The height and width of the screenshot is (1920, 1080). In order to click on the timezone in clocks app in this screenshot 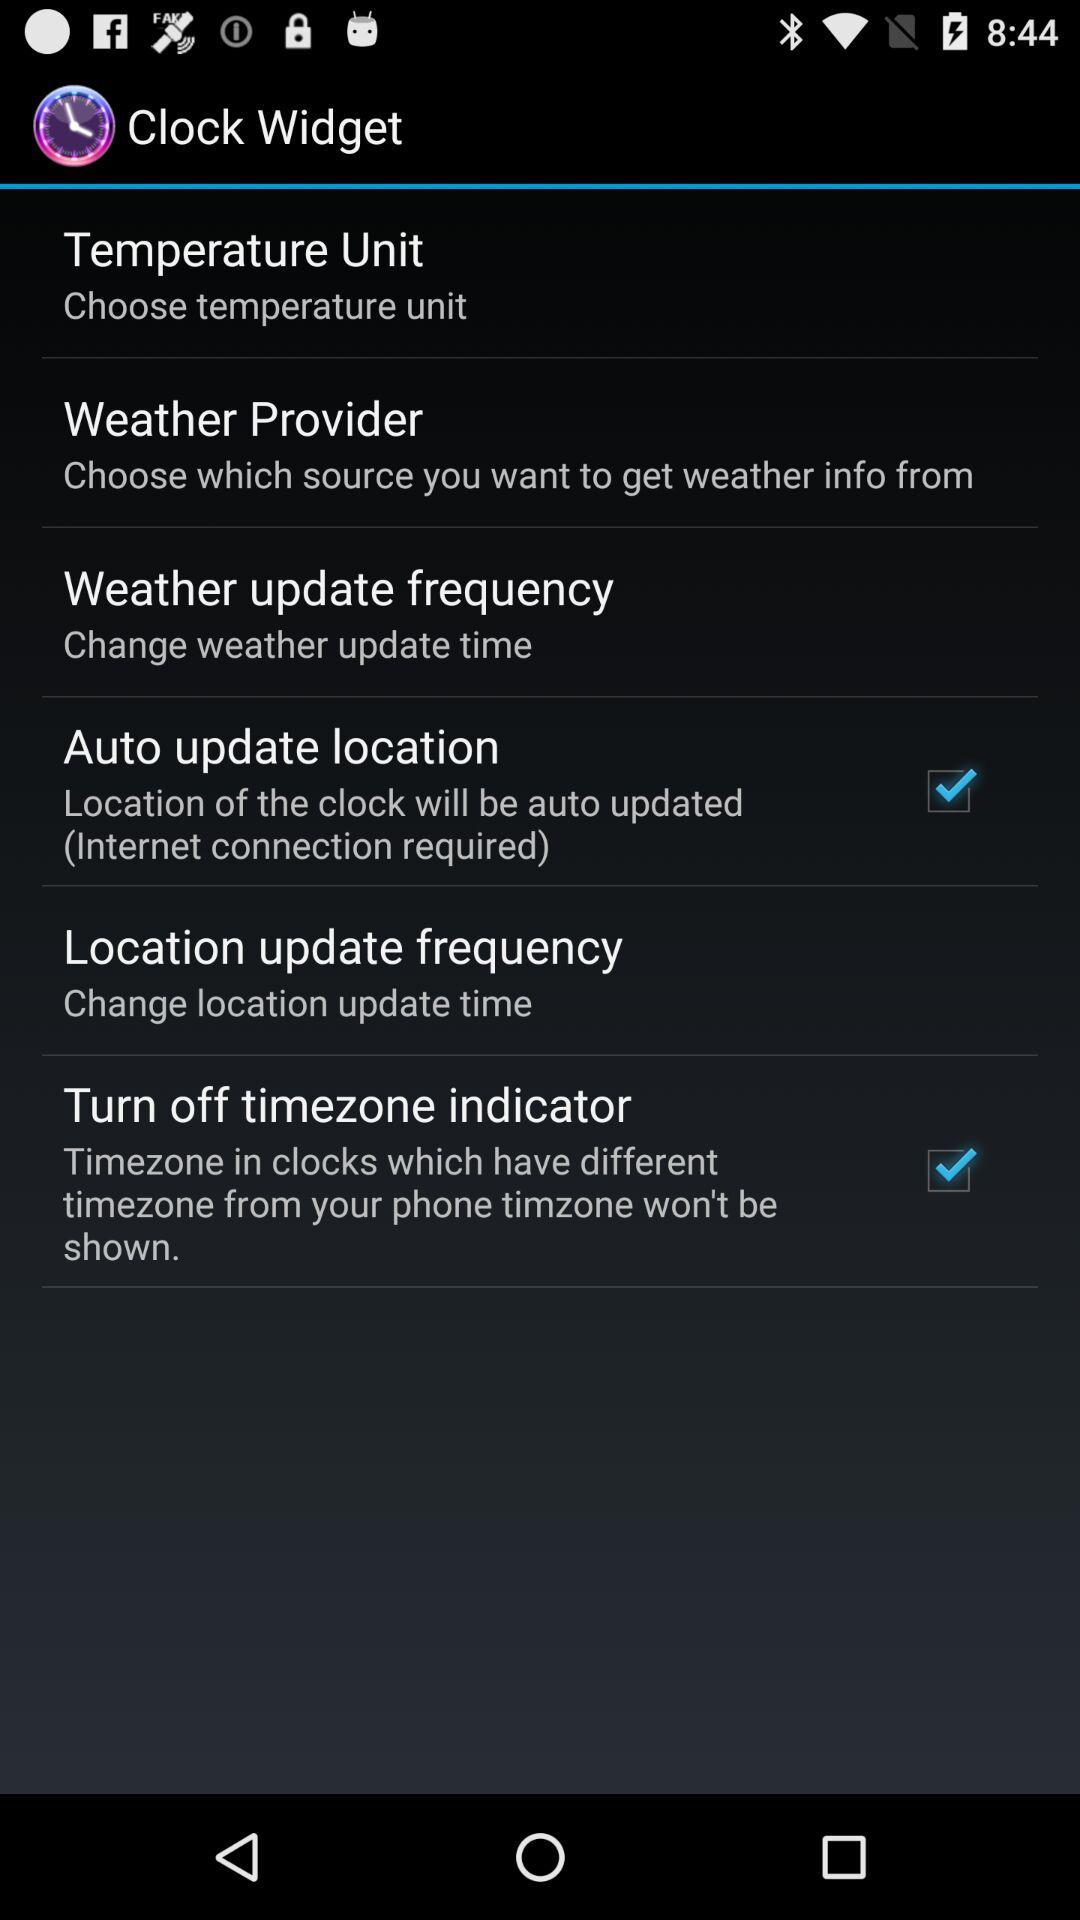, I will do `click(463, 1202)`.